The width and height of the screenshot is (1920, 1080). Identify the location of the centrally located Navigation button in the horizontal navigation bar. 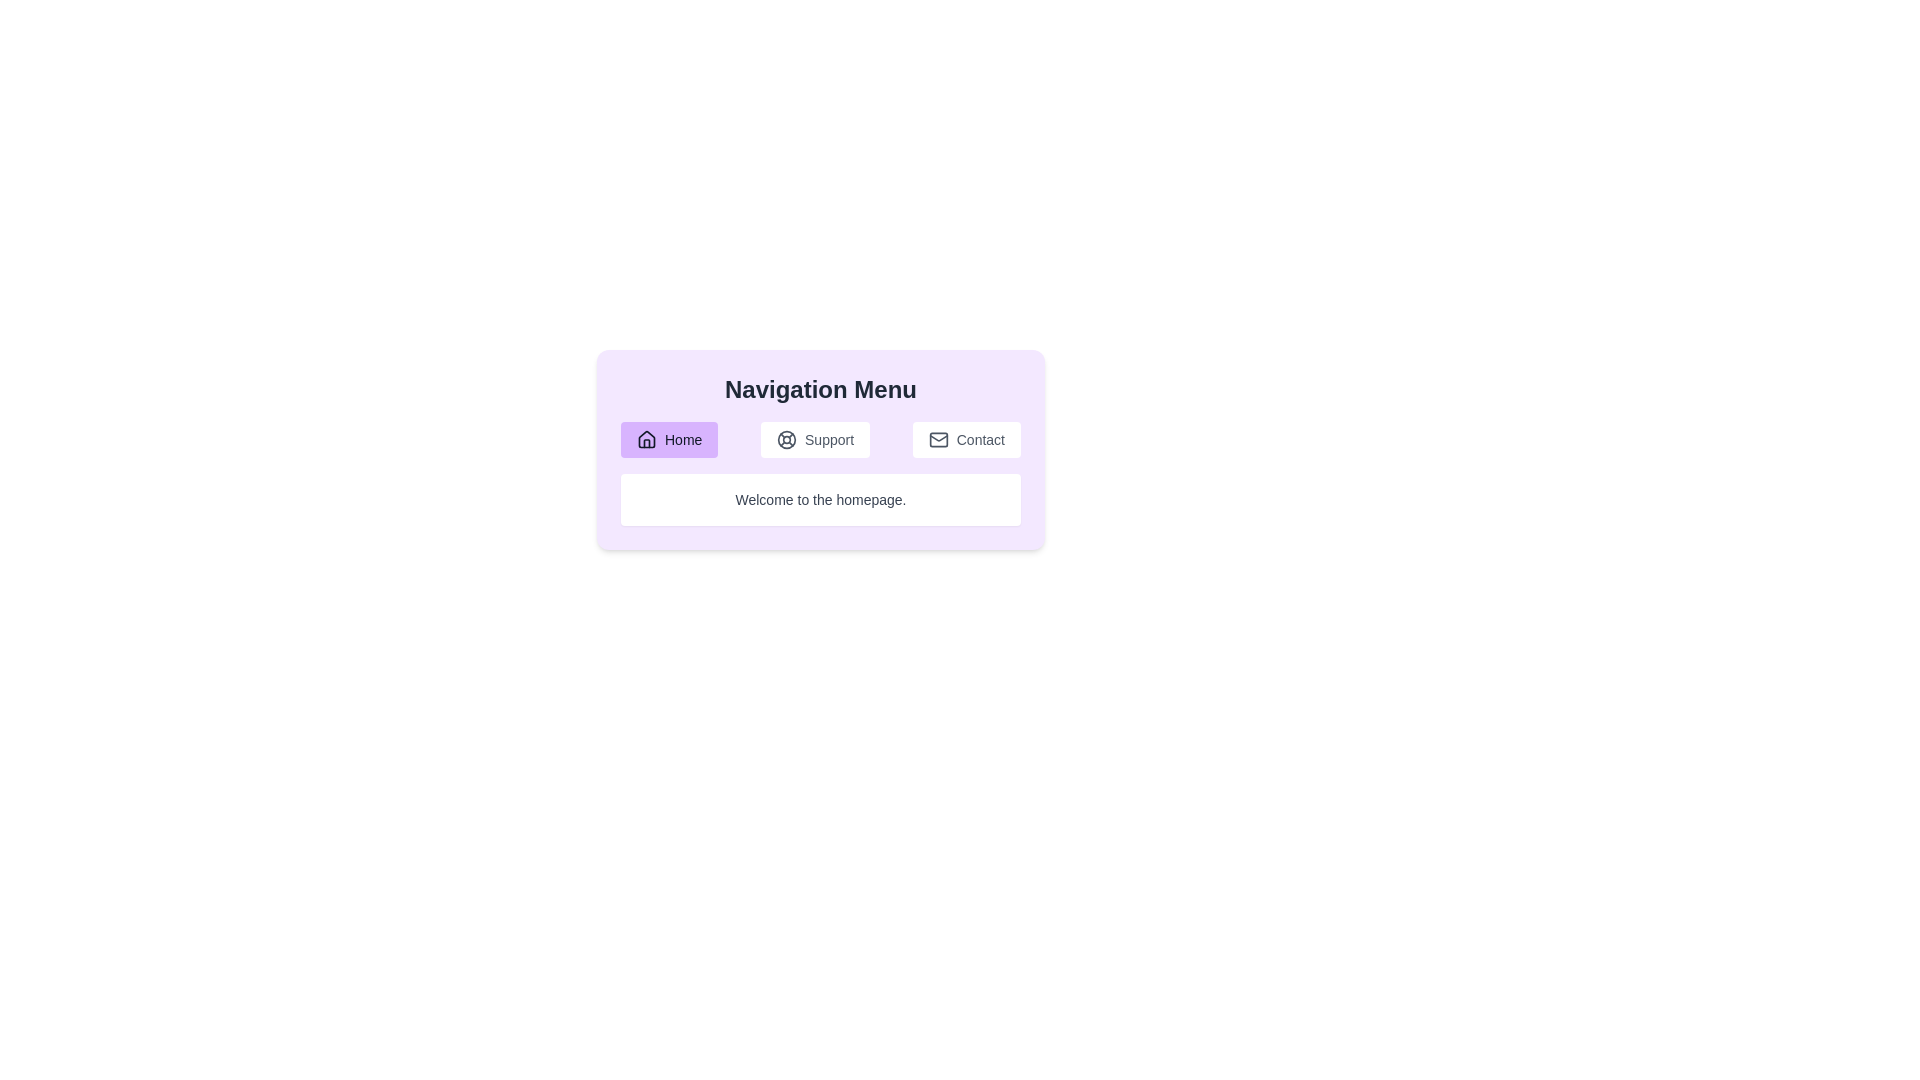
(815, 438).